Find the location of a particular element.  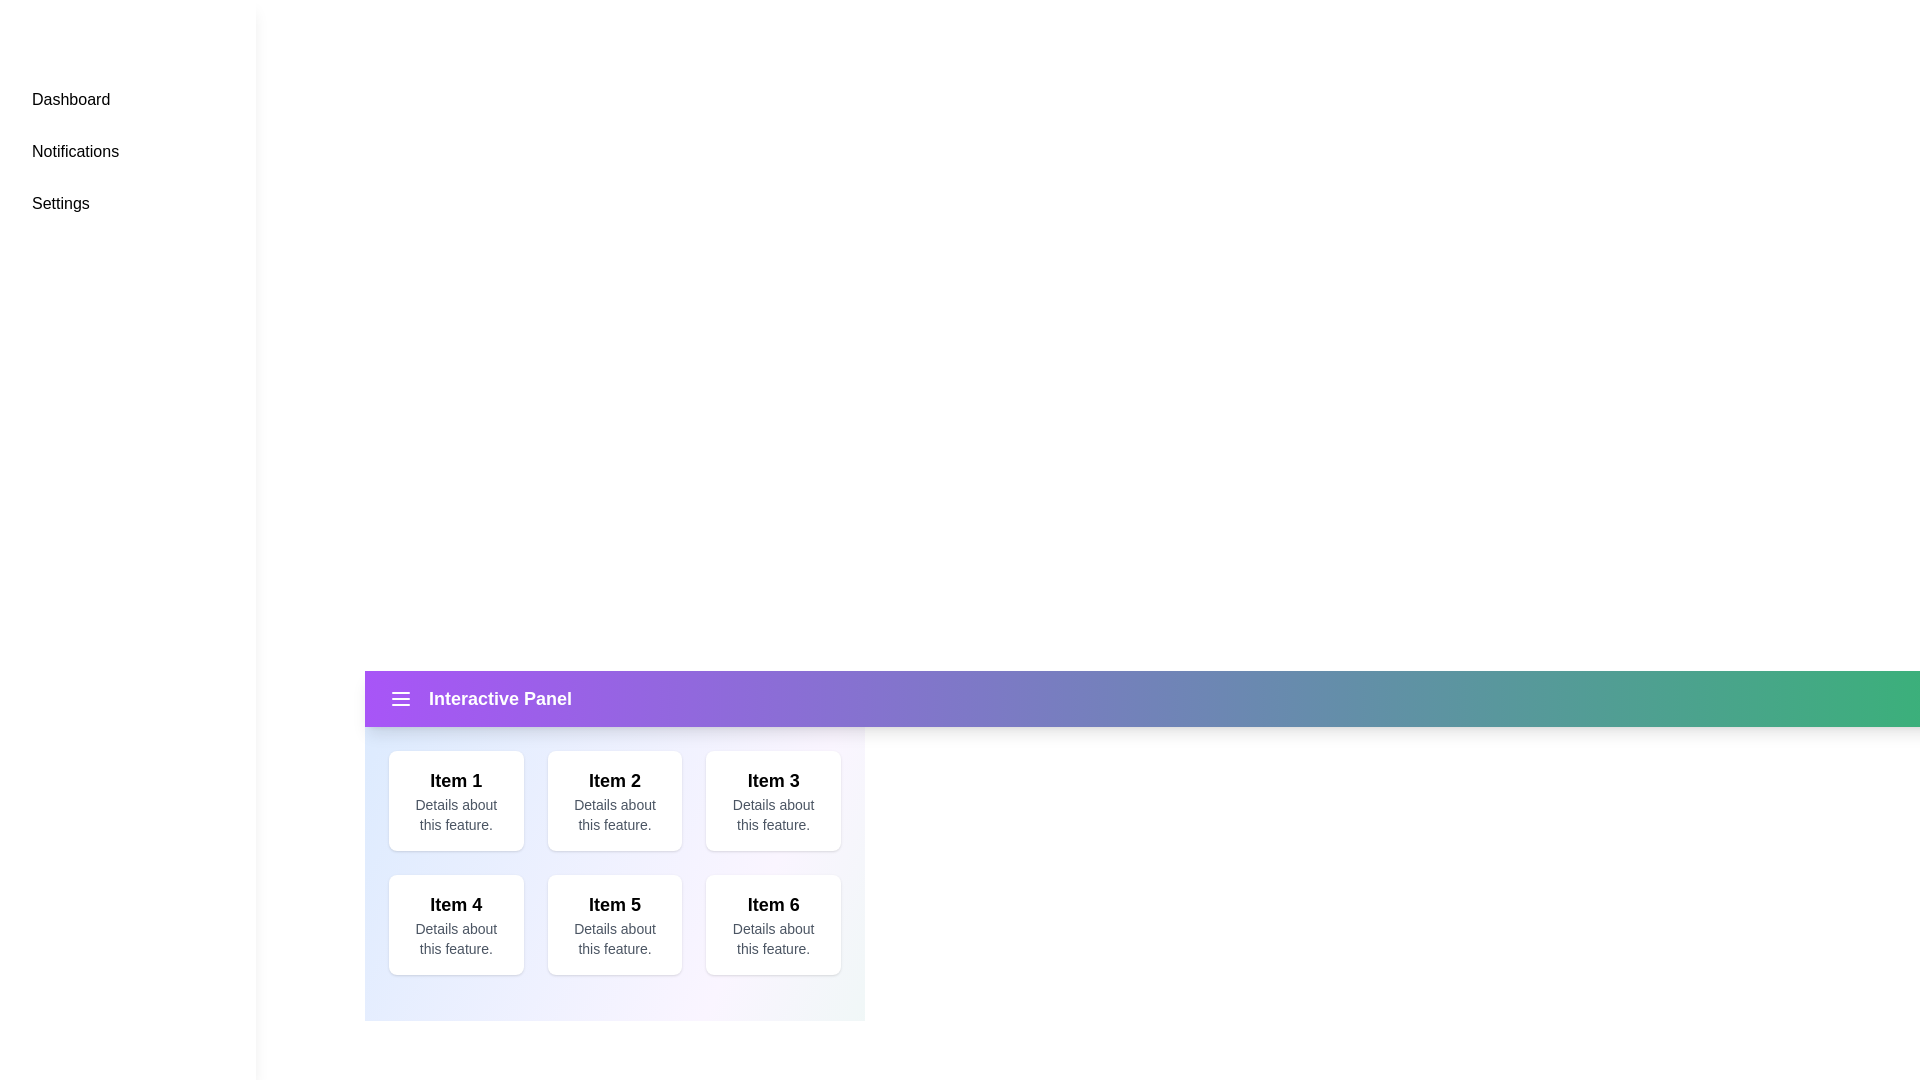

the text label displaying 'Item 4' which is a prominent heading in a bold, black font located in the second row and first column of a grid layout is located at coordinates (455, 905).